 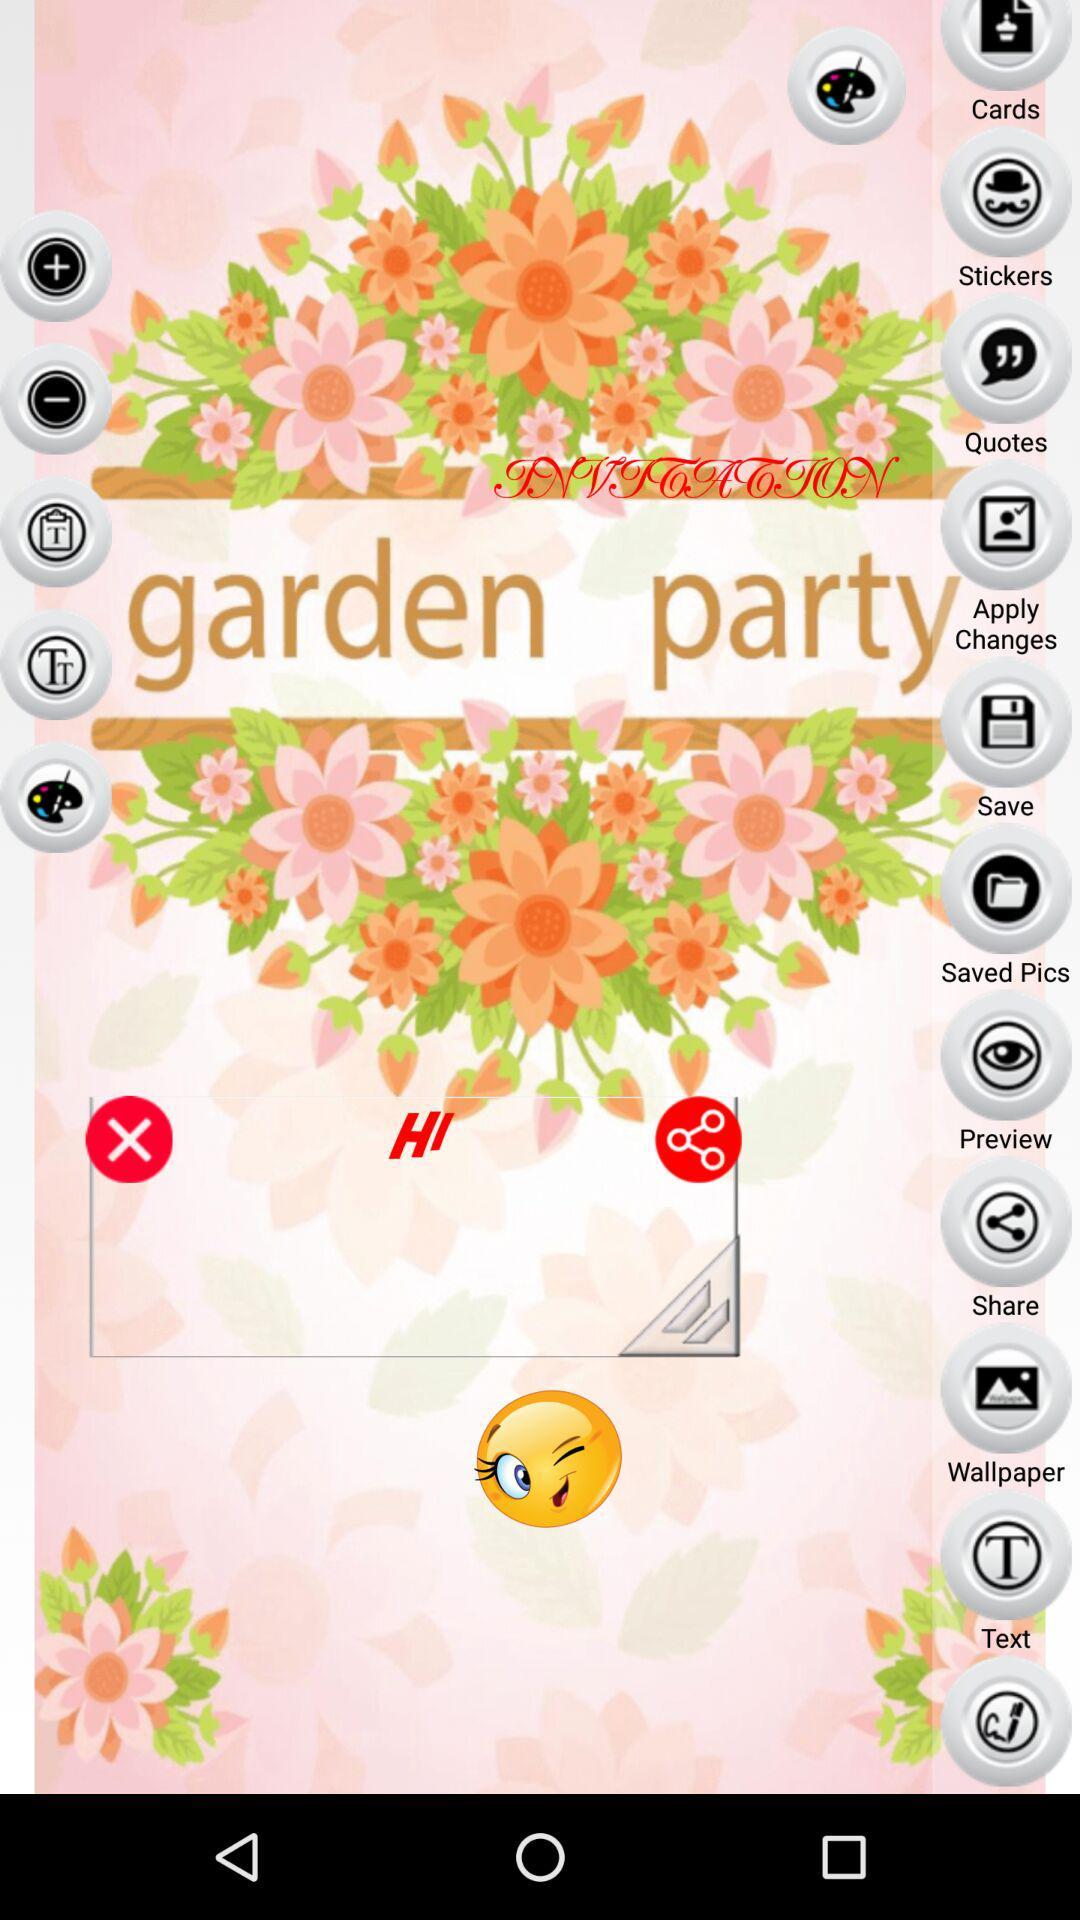 What do you see at coordinates (128, 1218) in the screenshot?
I see `the close icon` at bounding box center [128, 1218].